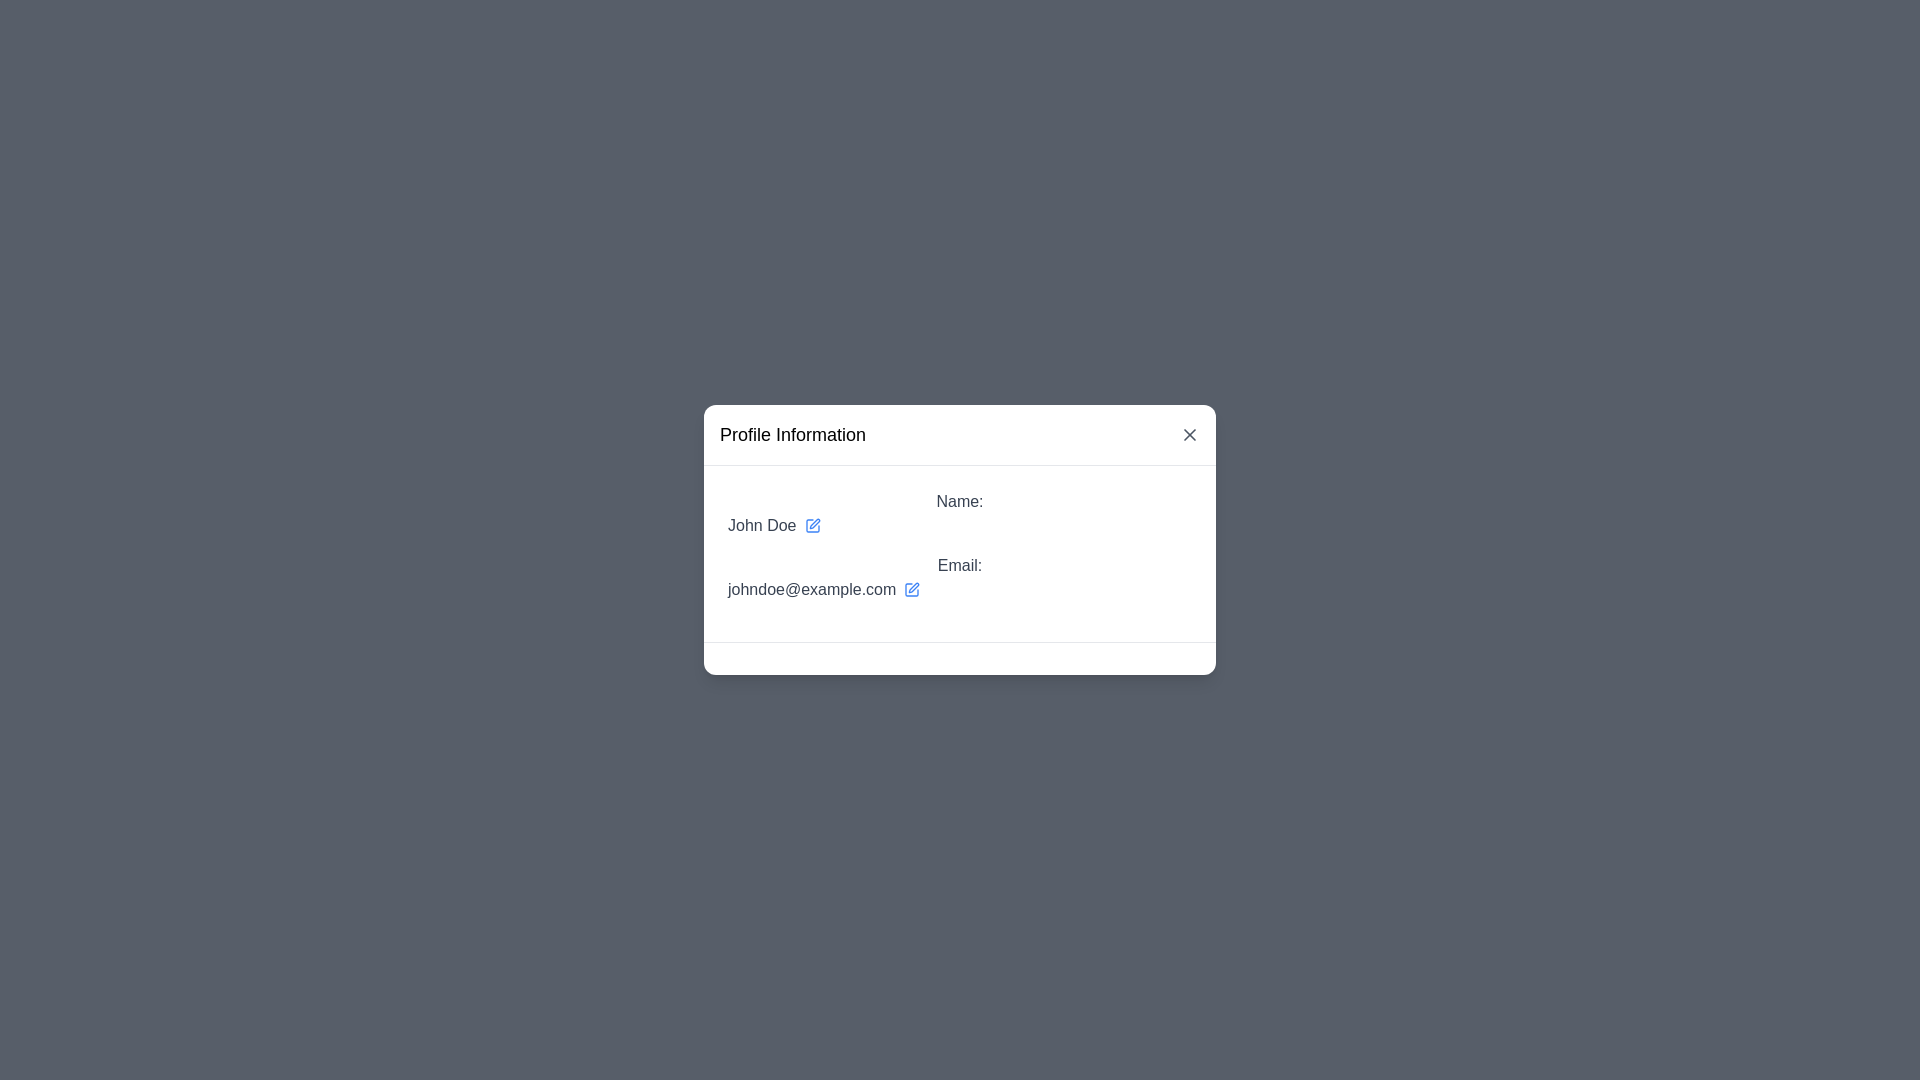 The height and width of the screenshot is (1080, 1920). What do you see at coordinates (1190, 434) in the screenshot?
I see `the X-shaped close button located at the top-right corner of the 'Profile Information' card` at bounding box center [1190, 434].